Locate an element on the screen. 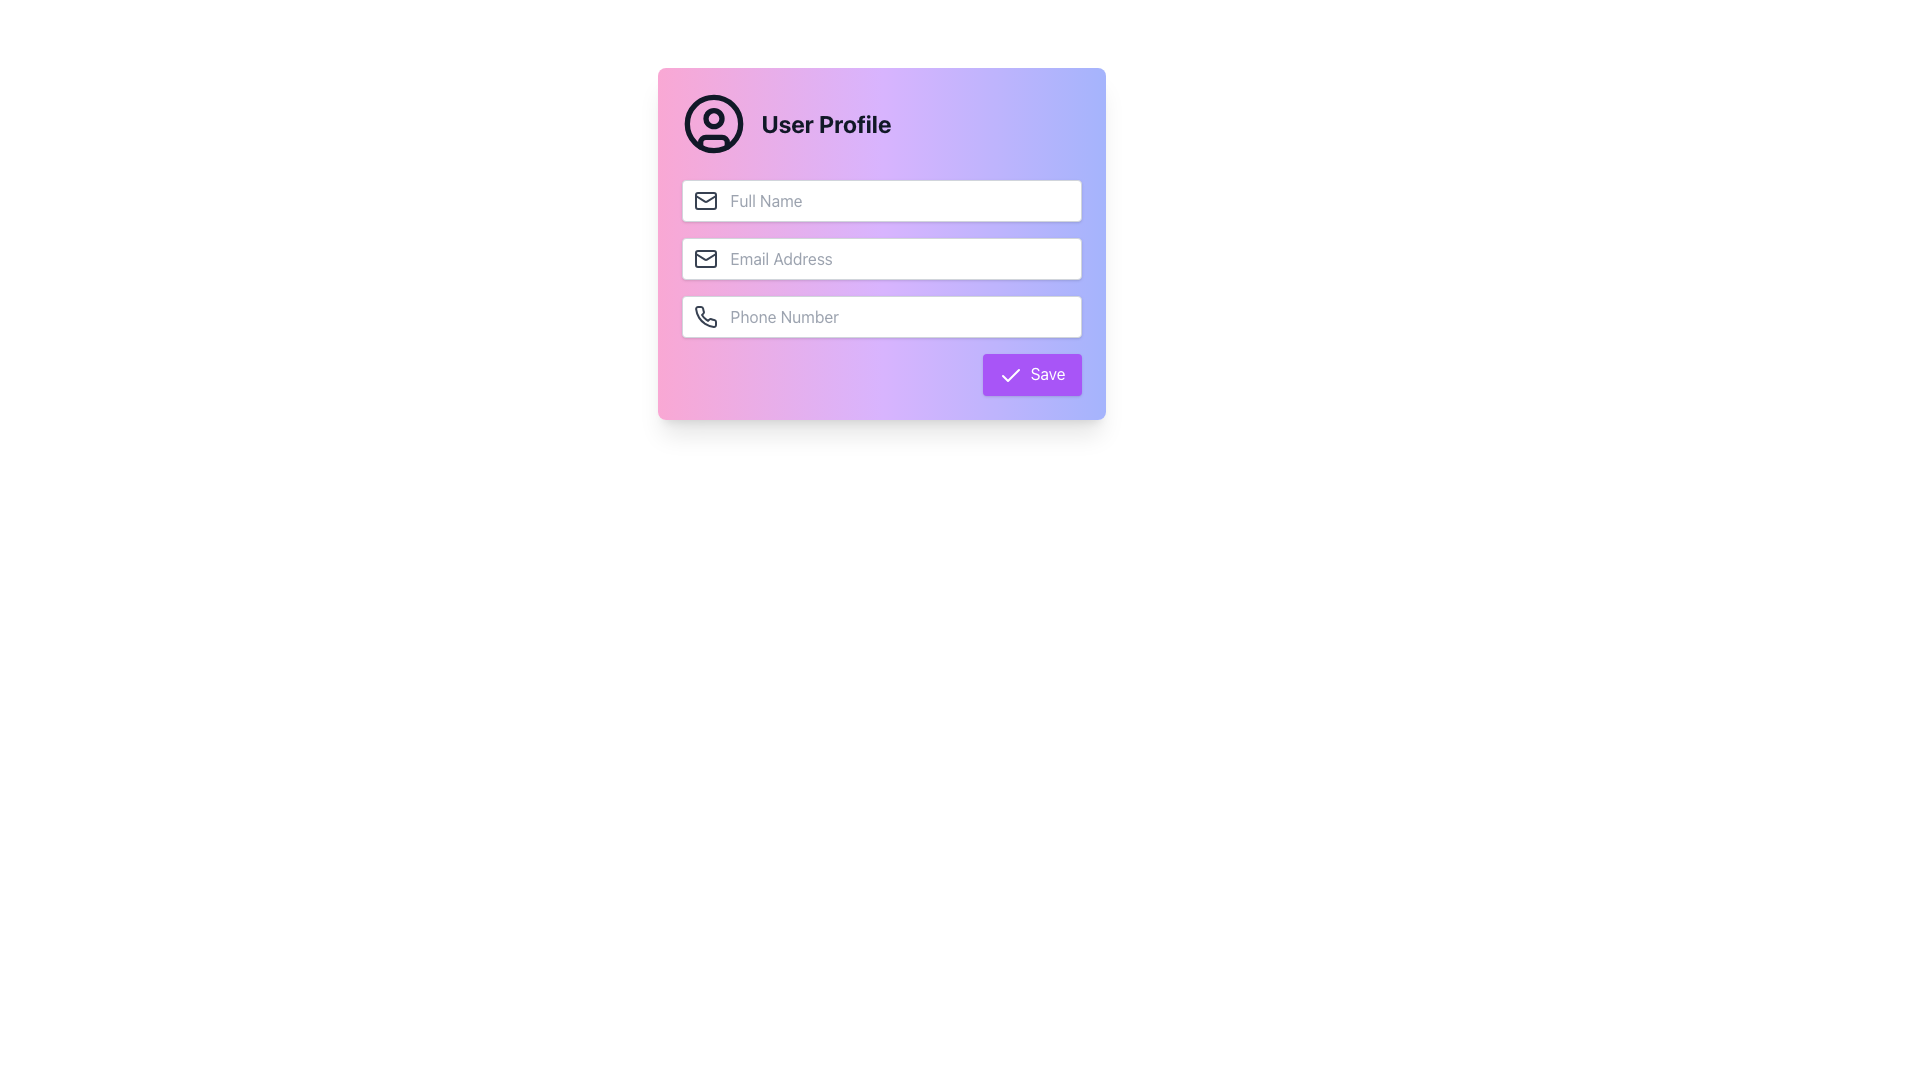 This screenshot has width=1920, height=1080. the 'Save' button with a purple background and a white checkmark icon located in the bottom-right section of the 'User Profile' card is located at coordinates (1032, 374).